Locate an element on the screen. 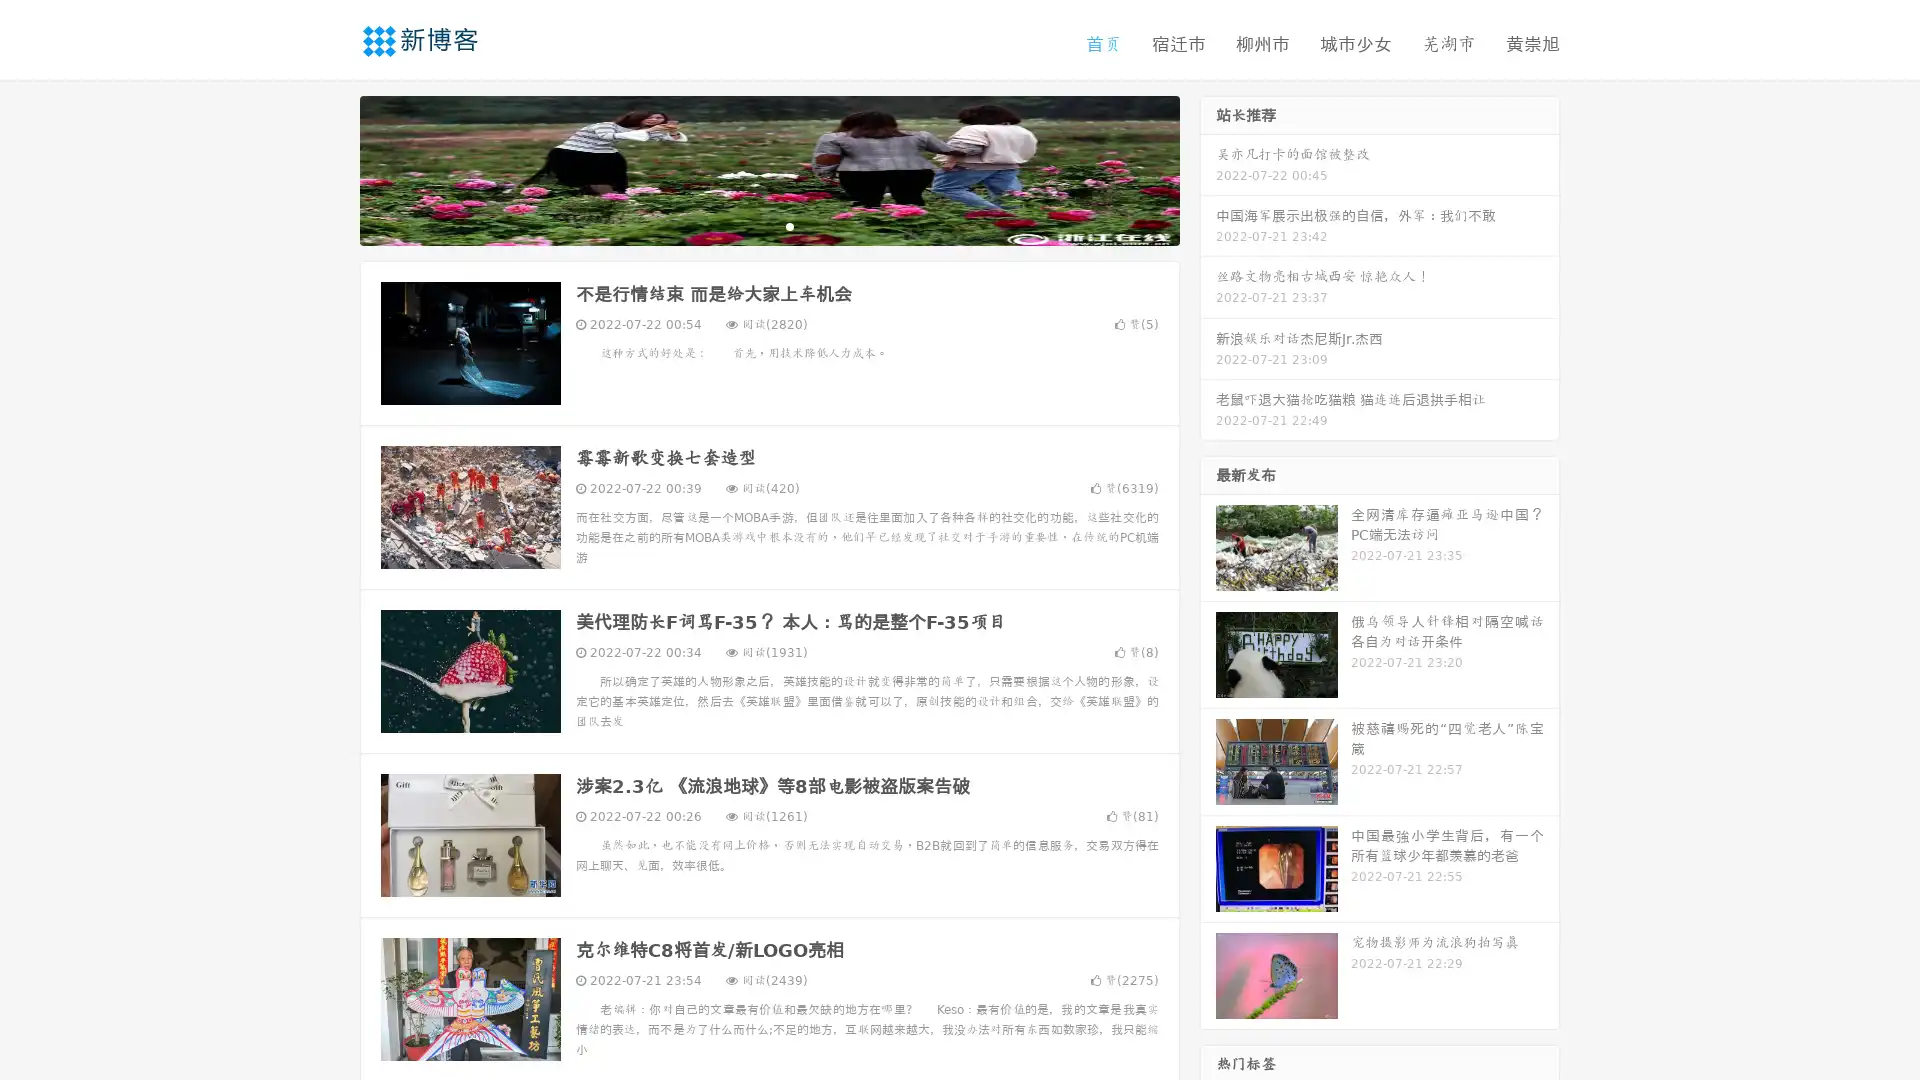  Previous slide is located at coordinates (330, 168).